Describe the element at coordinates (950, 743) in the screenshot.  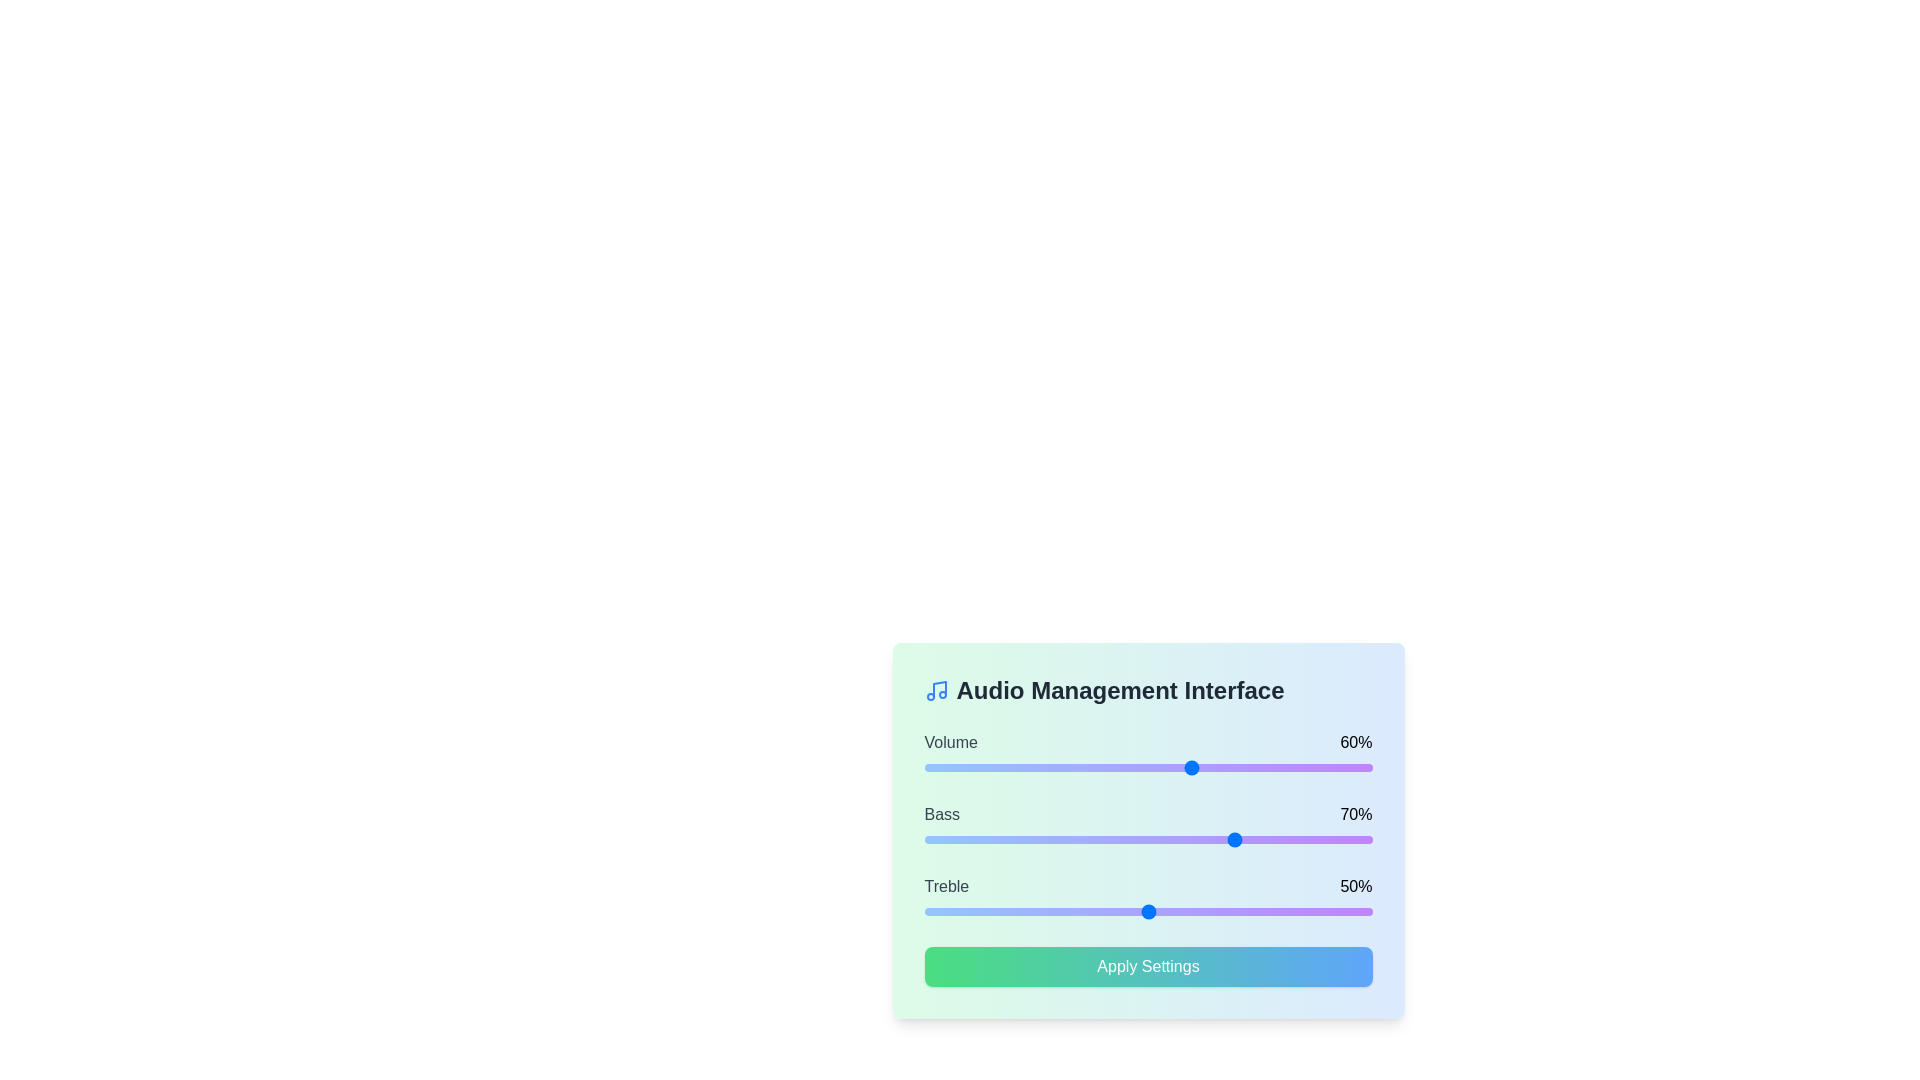
I see `the bold text label displaying 'Volume' located at the top-left corner of the Audio Management Interface panel` at that location.